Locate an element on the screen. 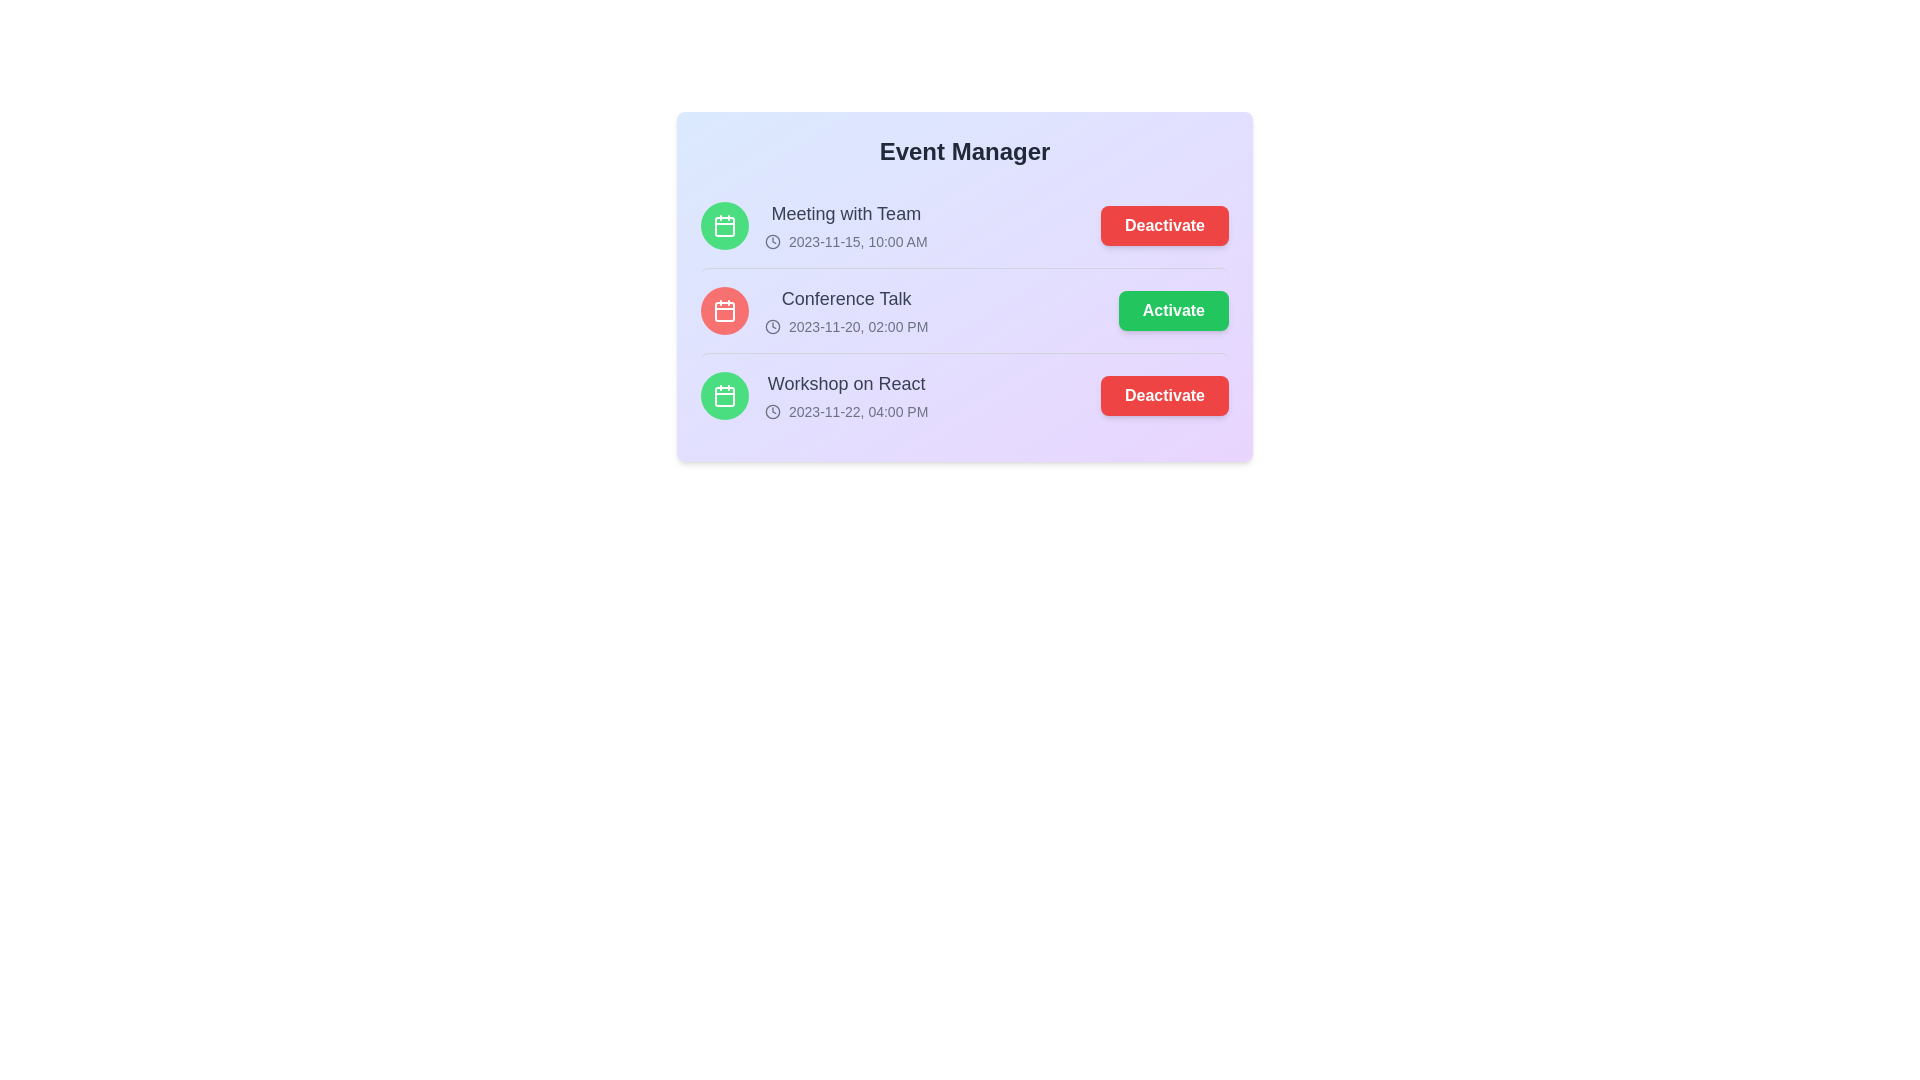 This screenshot has width=1920, height=1080. the list item corresponding to Workshop on React is located at coordinates (964, 395).